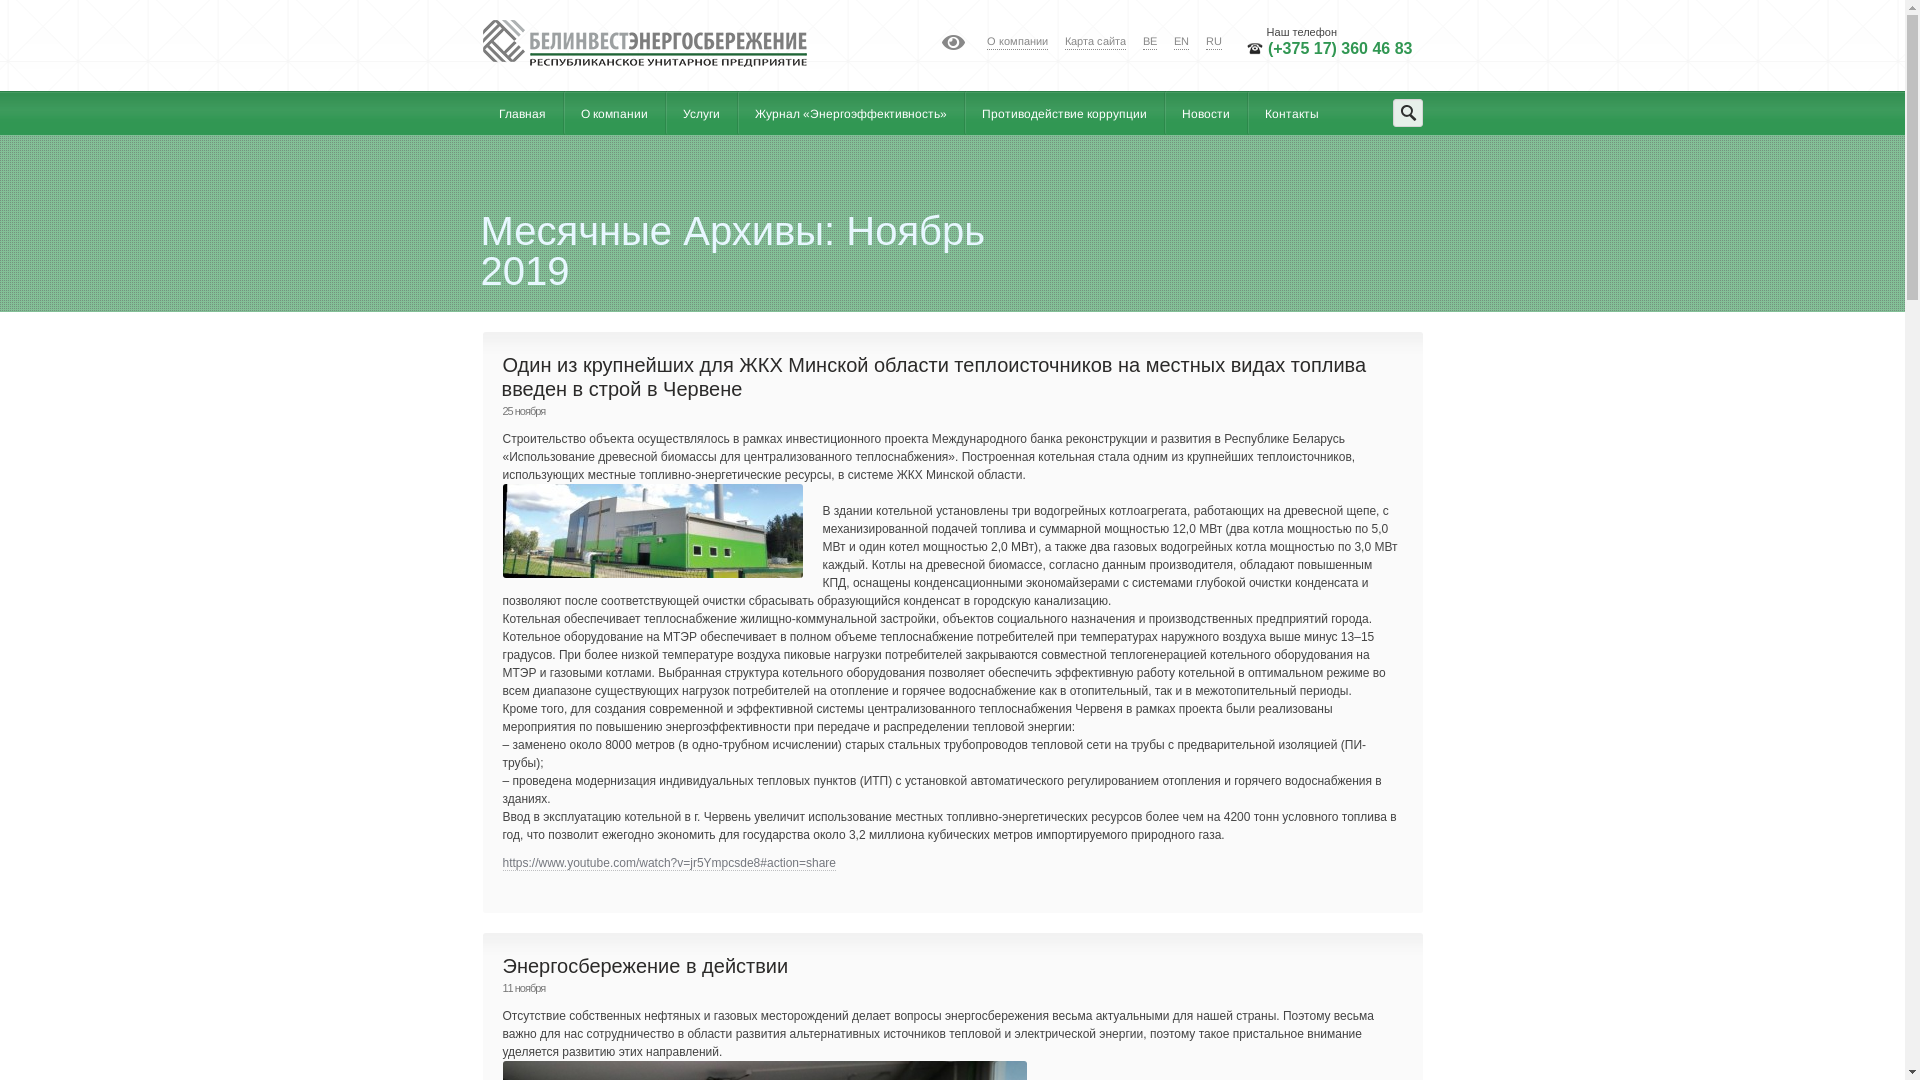 The height and width of the screenshot is (1080, 1920). I want to click on 'RU', so click(1213, 42).